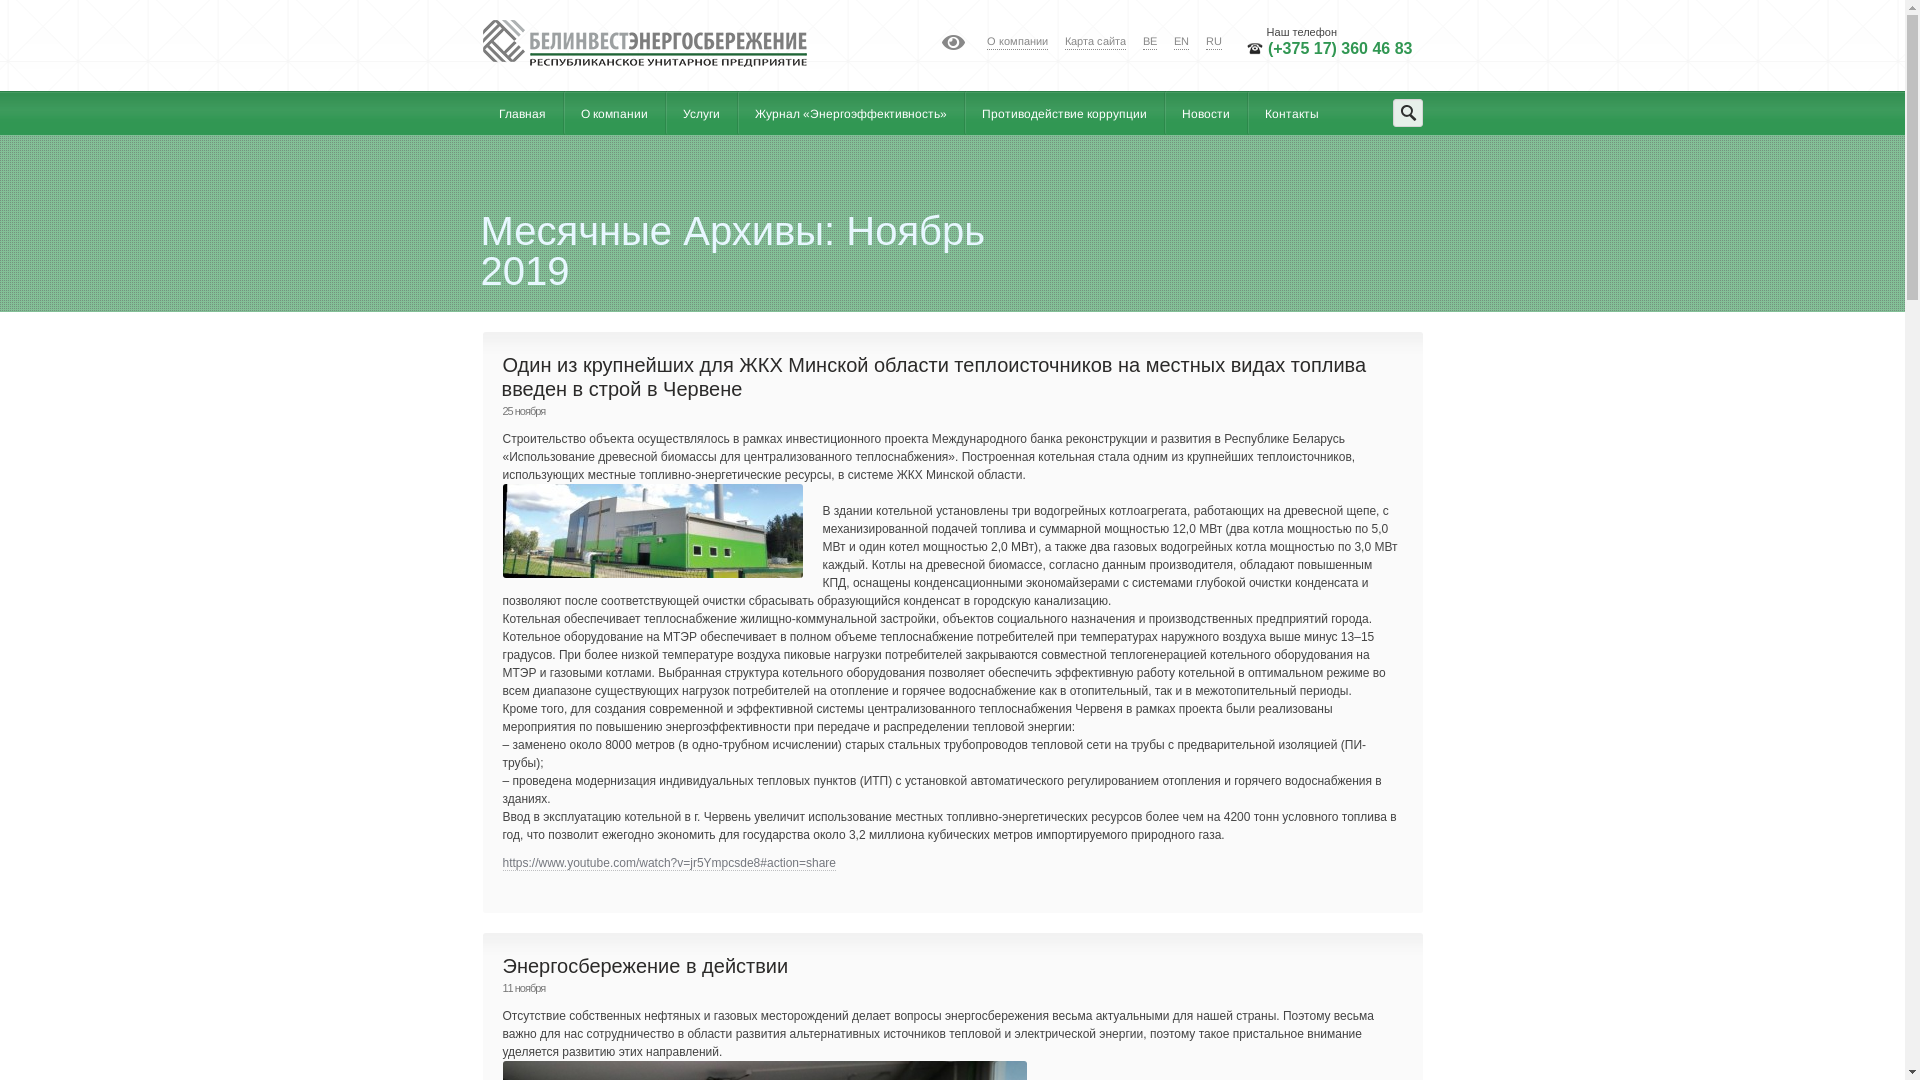 The height and width of the screenshot is (1080, 1920). I want to click on 'RU', so click(1213, 42).